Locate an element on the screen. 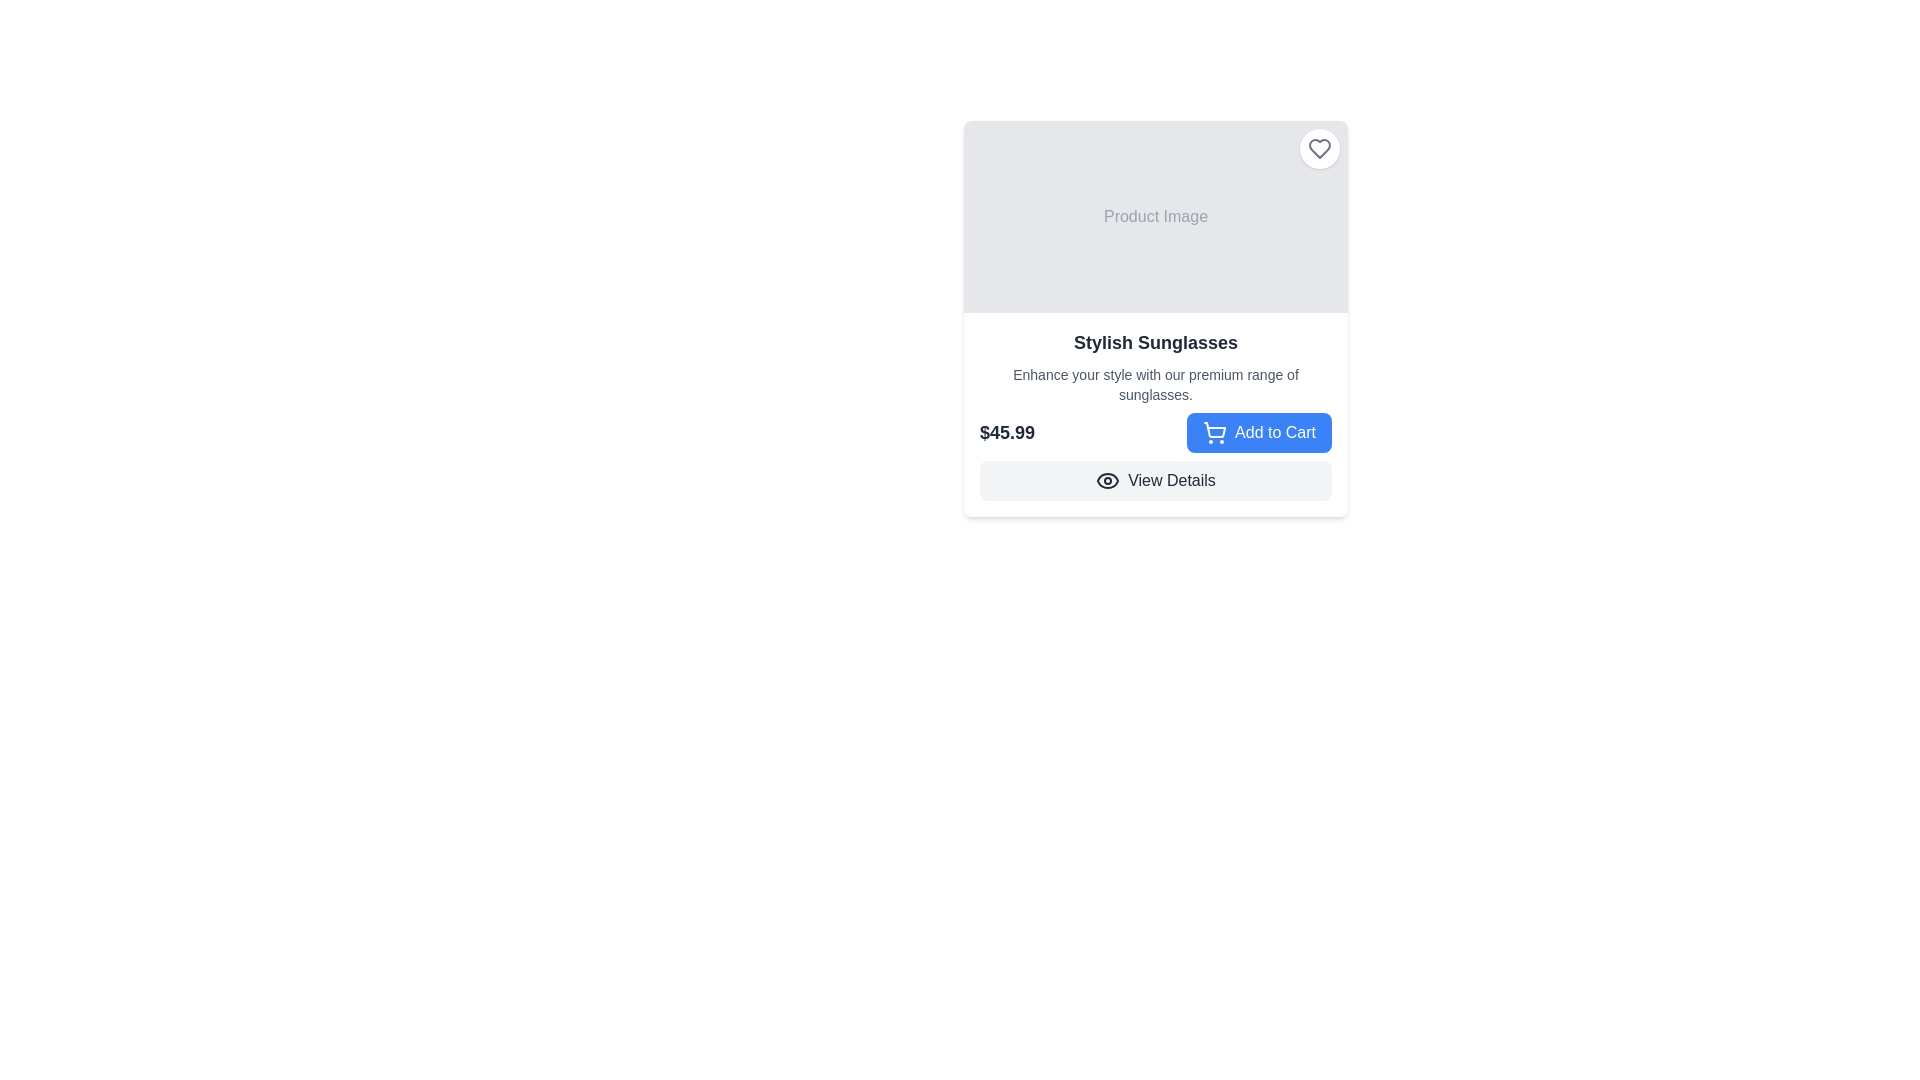 The height and width of the screenshot is (1080, 1920). the shopping cart icon located to the left of the 'Add to Cart' text within the blue button is located at coordinates (1213, 431).